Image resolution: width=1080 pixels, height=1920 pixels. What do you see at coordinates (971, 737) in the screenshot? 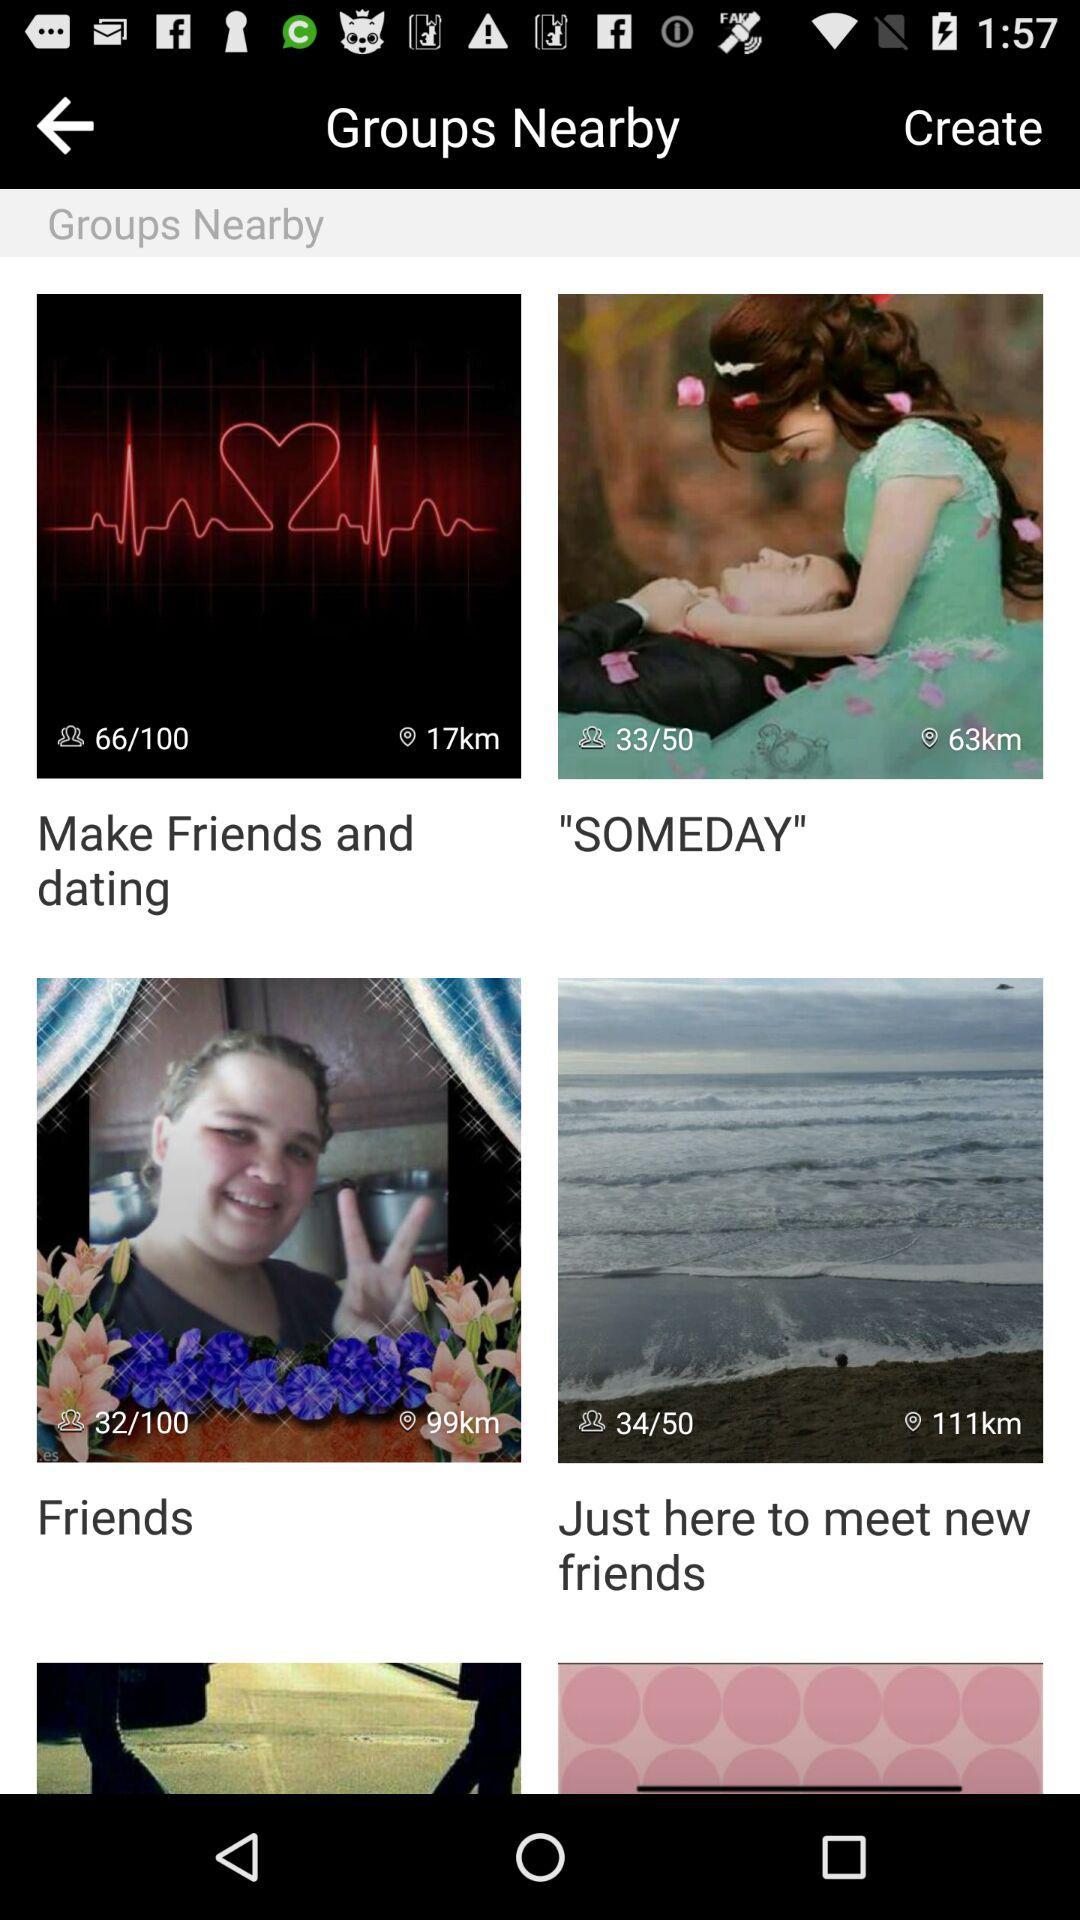
I see `icon next to 33/50 item` at bounding box center [971, 737].